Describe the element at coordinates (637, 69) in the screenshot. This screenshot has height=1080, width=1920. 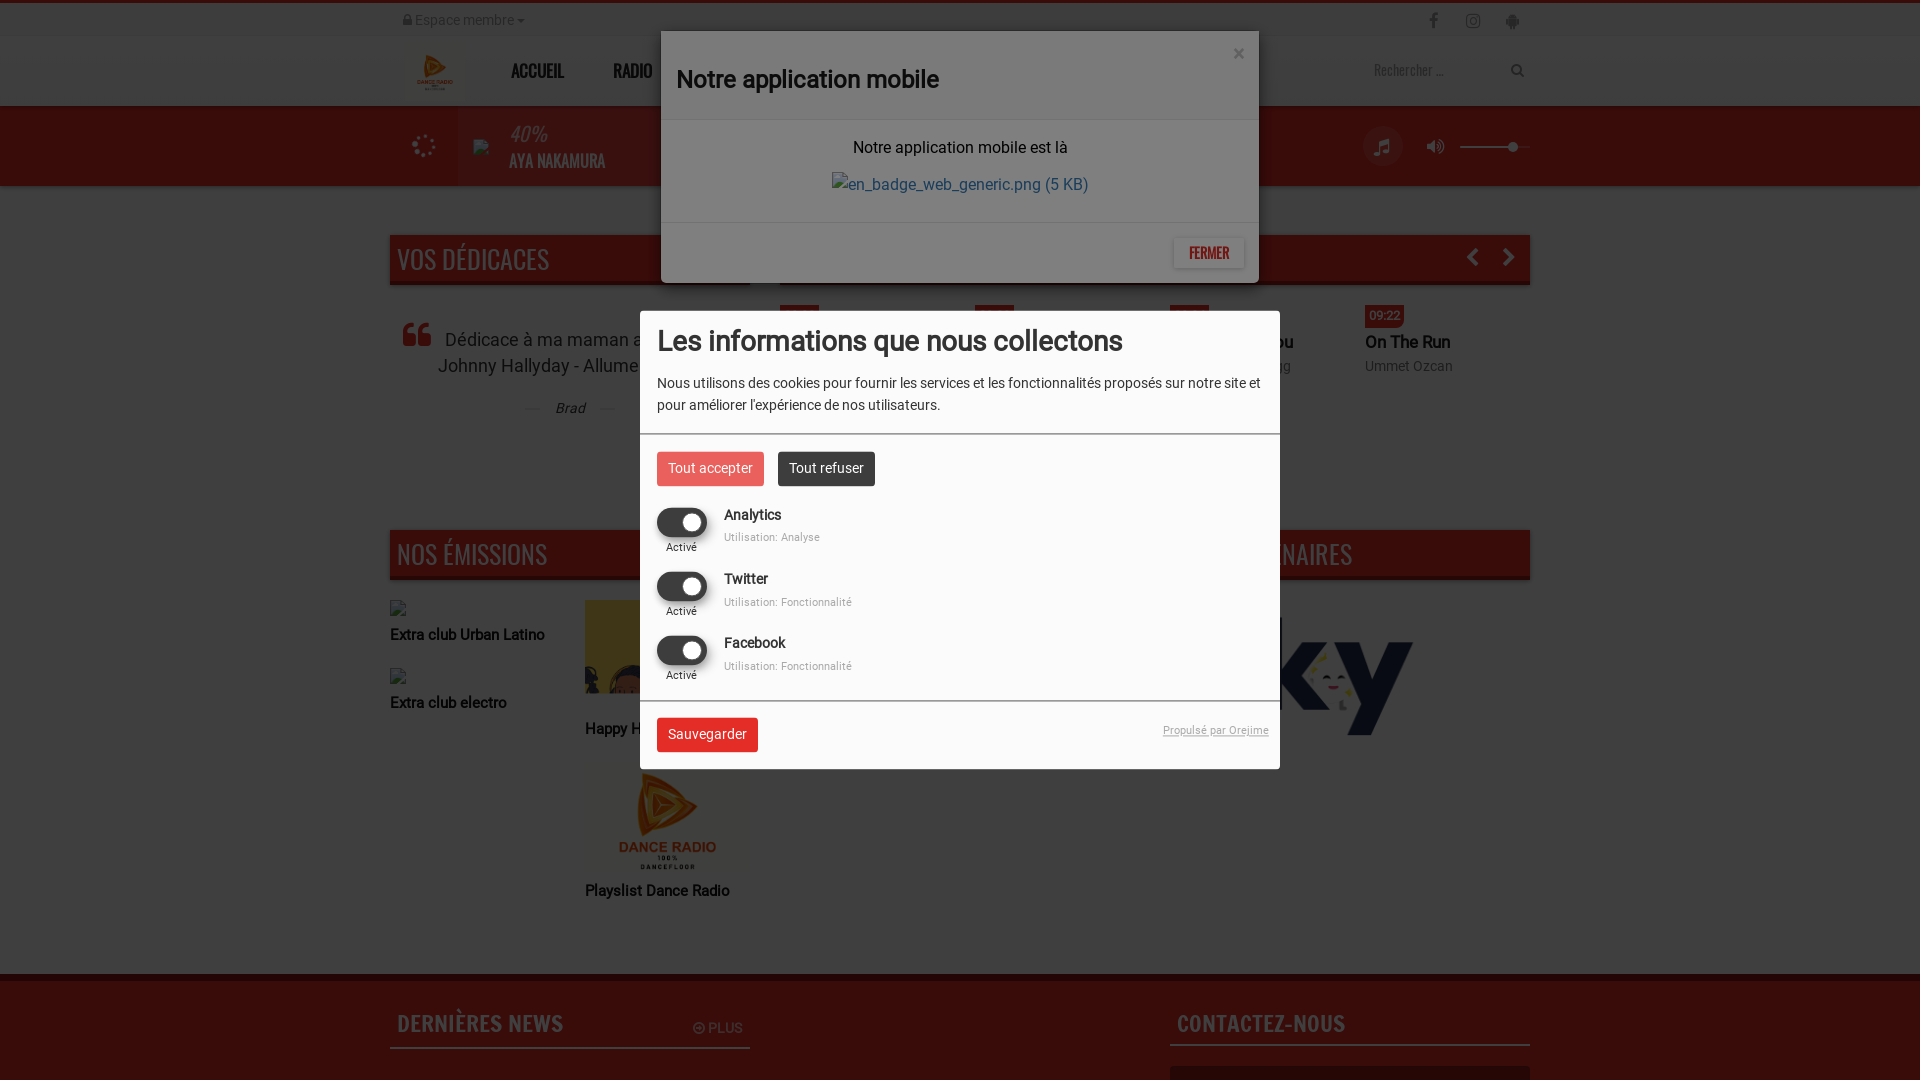
I see `'RADIO'` at that location.